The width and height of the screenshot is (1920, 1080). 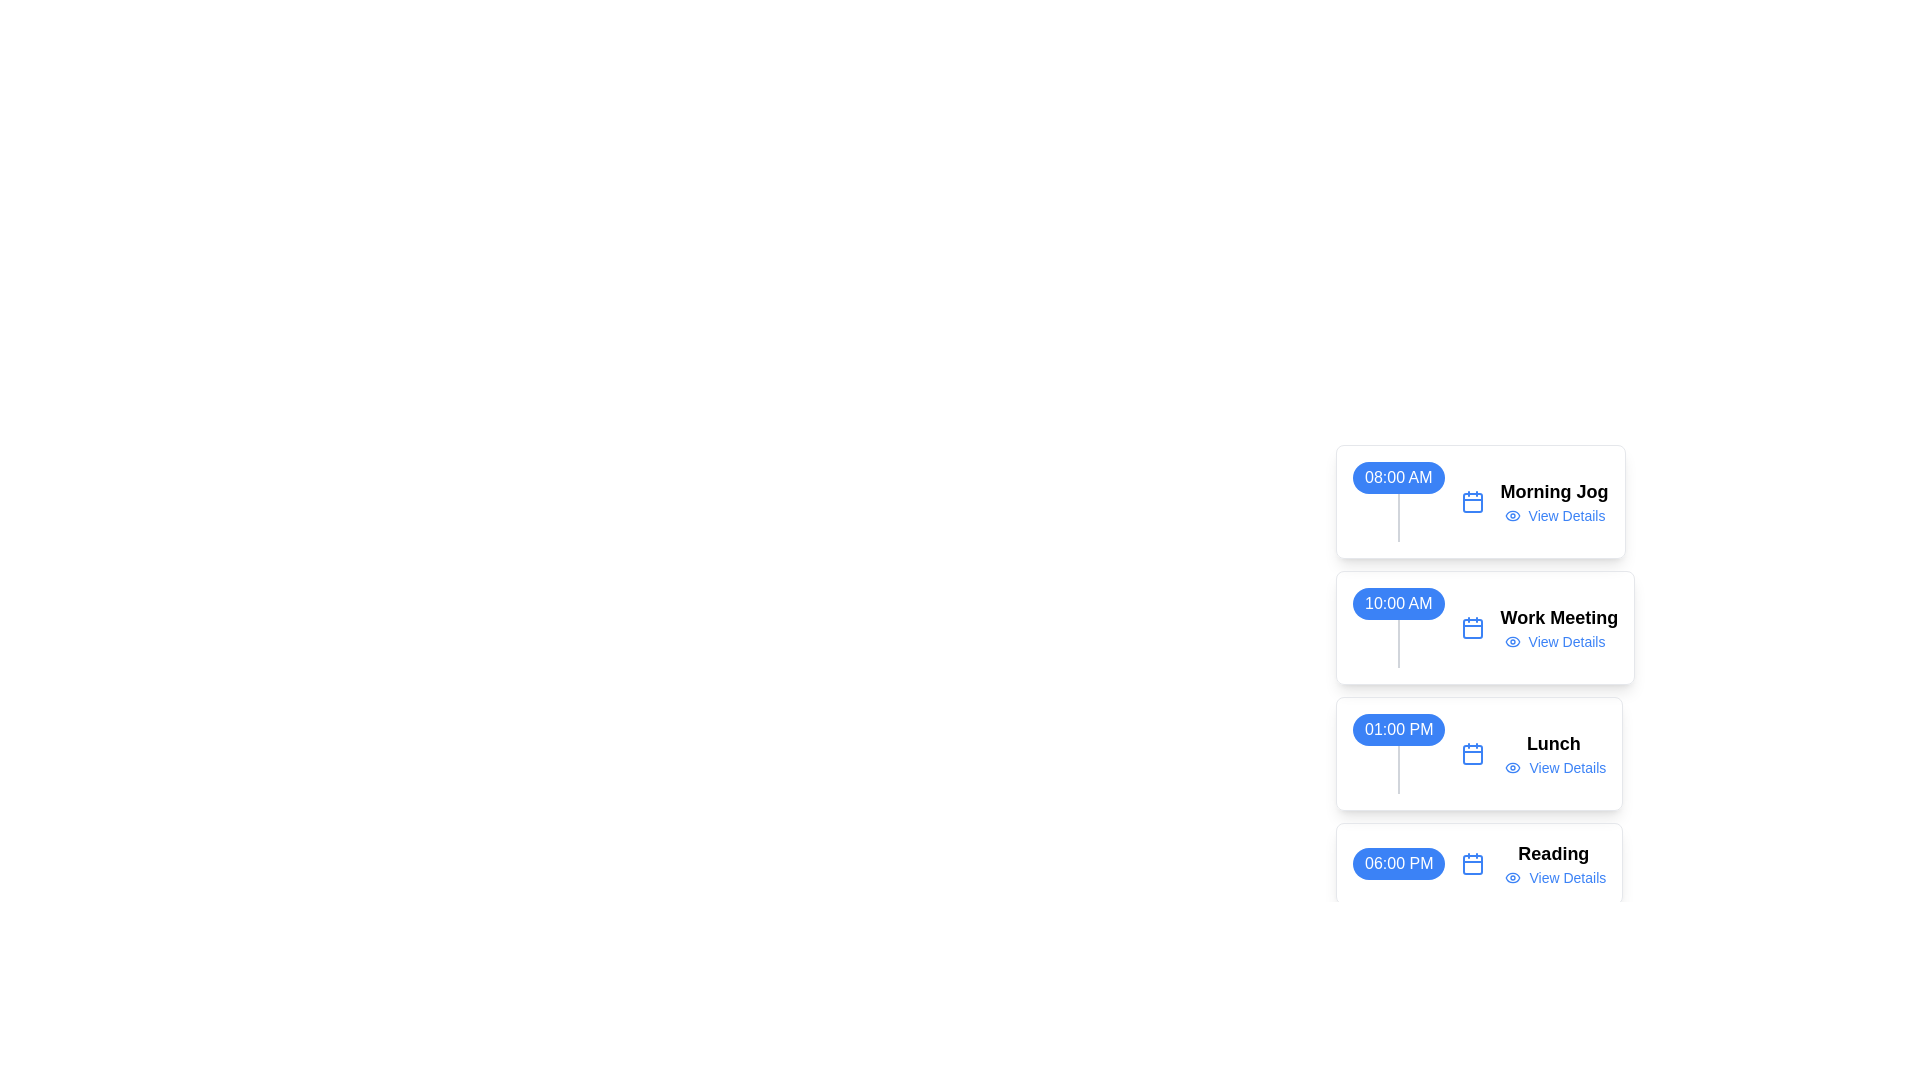 I want to click on the 'View Details' interactive text link, which is styled in a small blue font and accompanied by an eye icon on its left, so click(x=1552, y=877).